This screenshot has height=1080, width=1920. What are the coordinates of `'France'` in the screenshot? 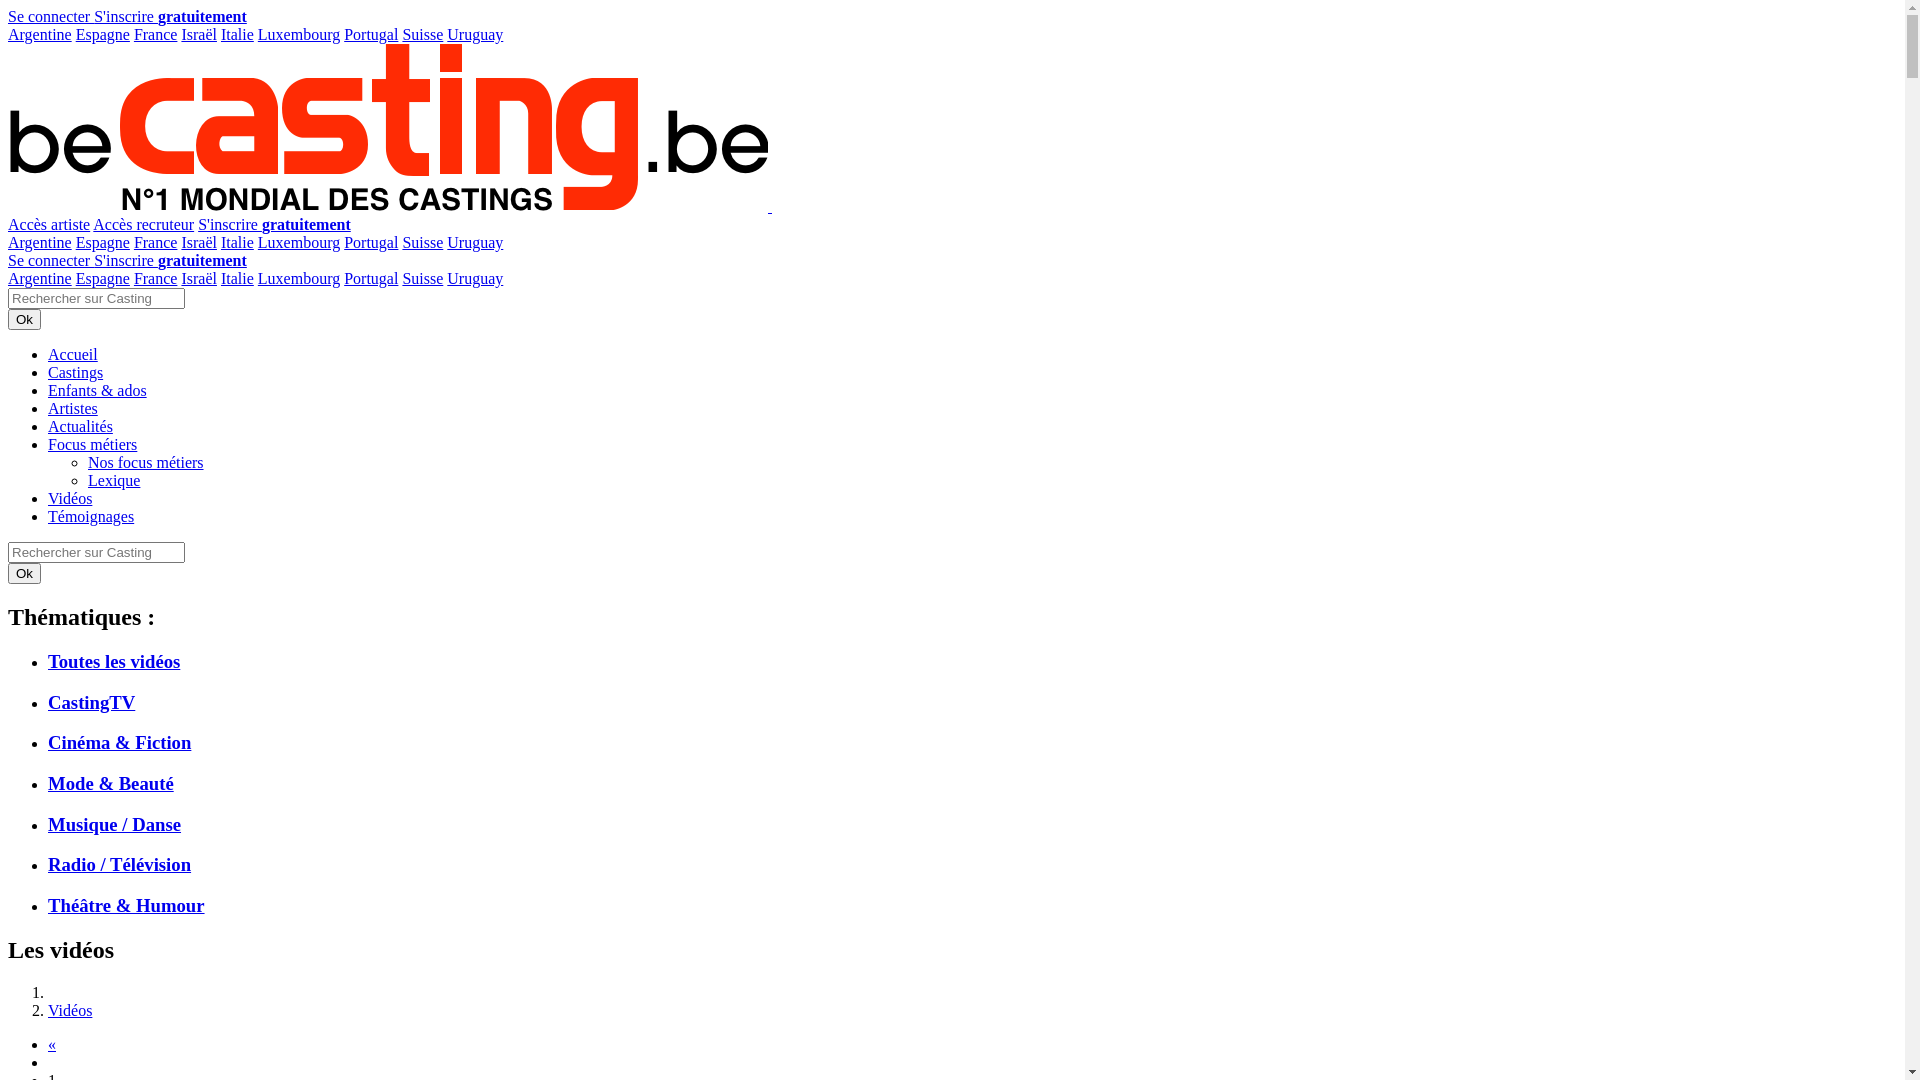 It's located at (155, 34).